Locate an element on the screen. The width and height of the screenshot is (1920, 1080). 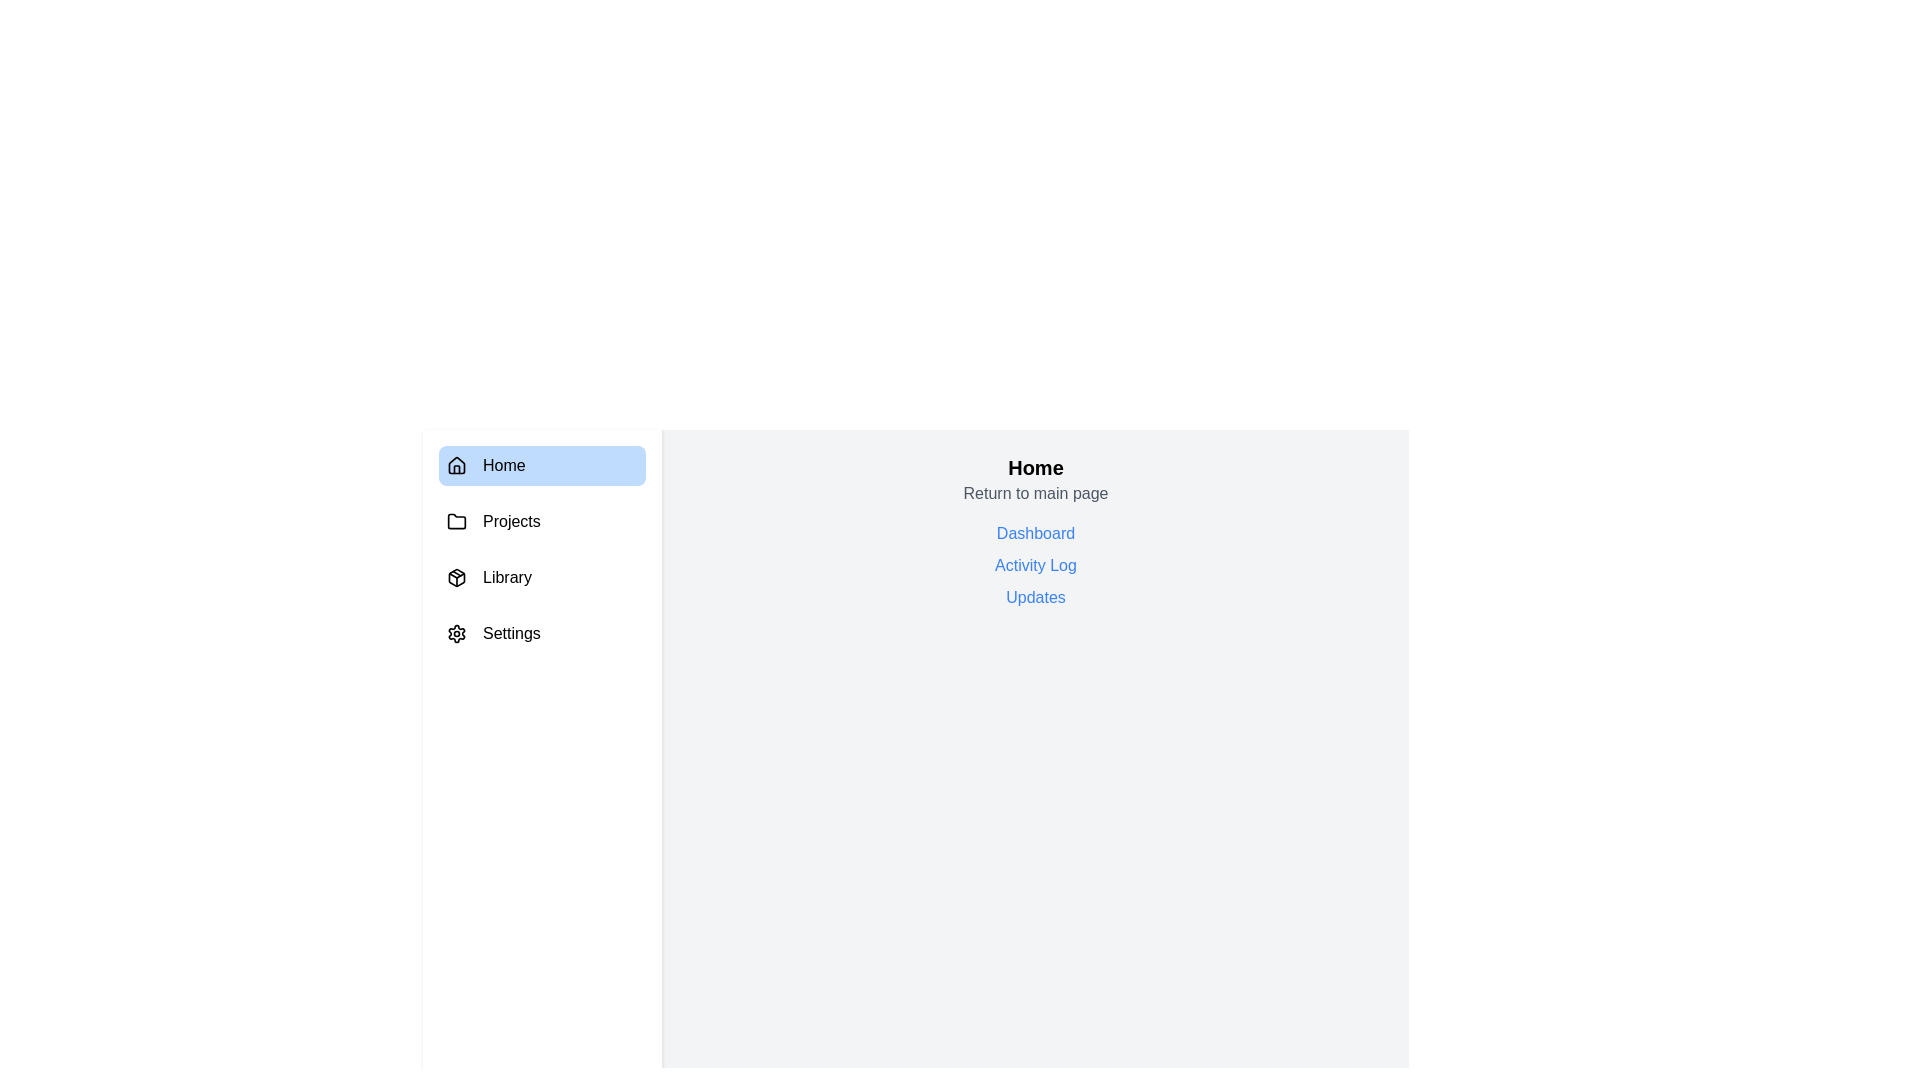
the 'Home' text label located at the top of the left-side navigation panel is located at coordinates (504, 466).